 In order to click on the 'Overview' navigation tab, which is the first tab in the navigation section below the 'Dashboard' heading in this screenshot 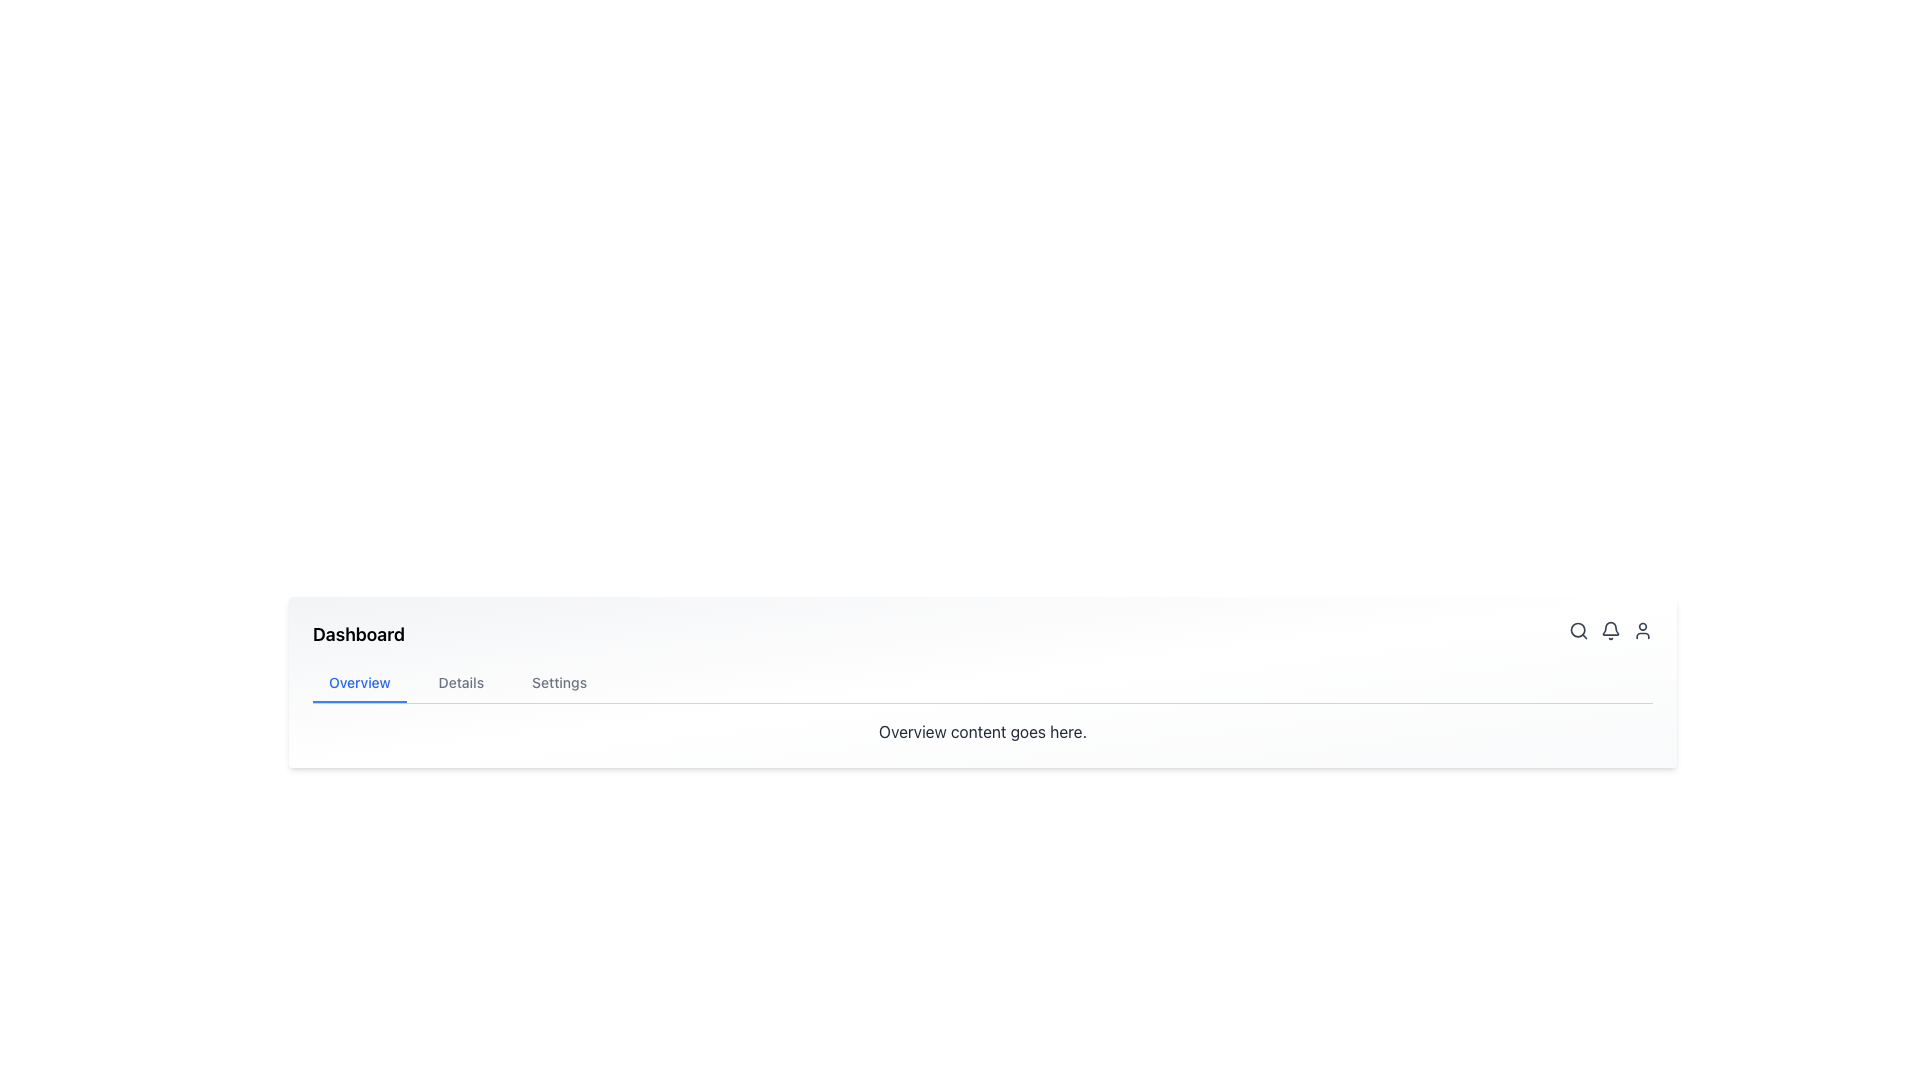, I will do `click(359, 682)`.